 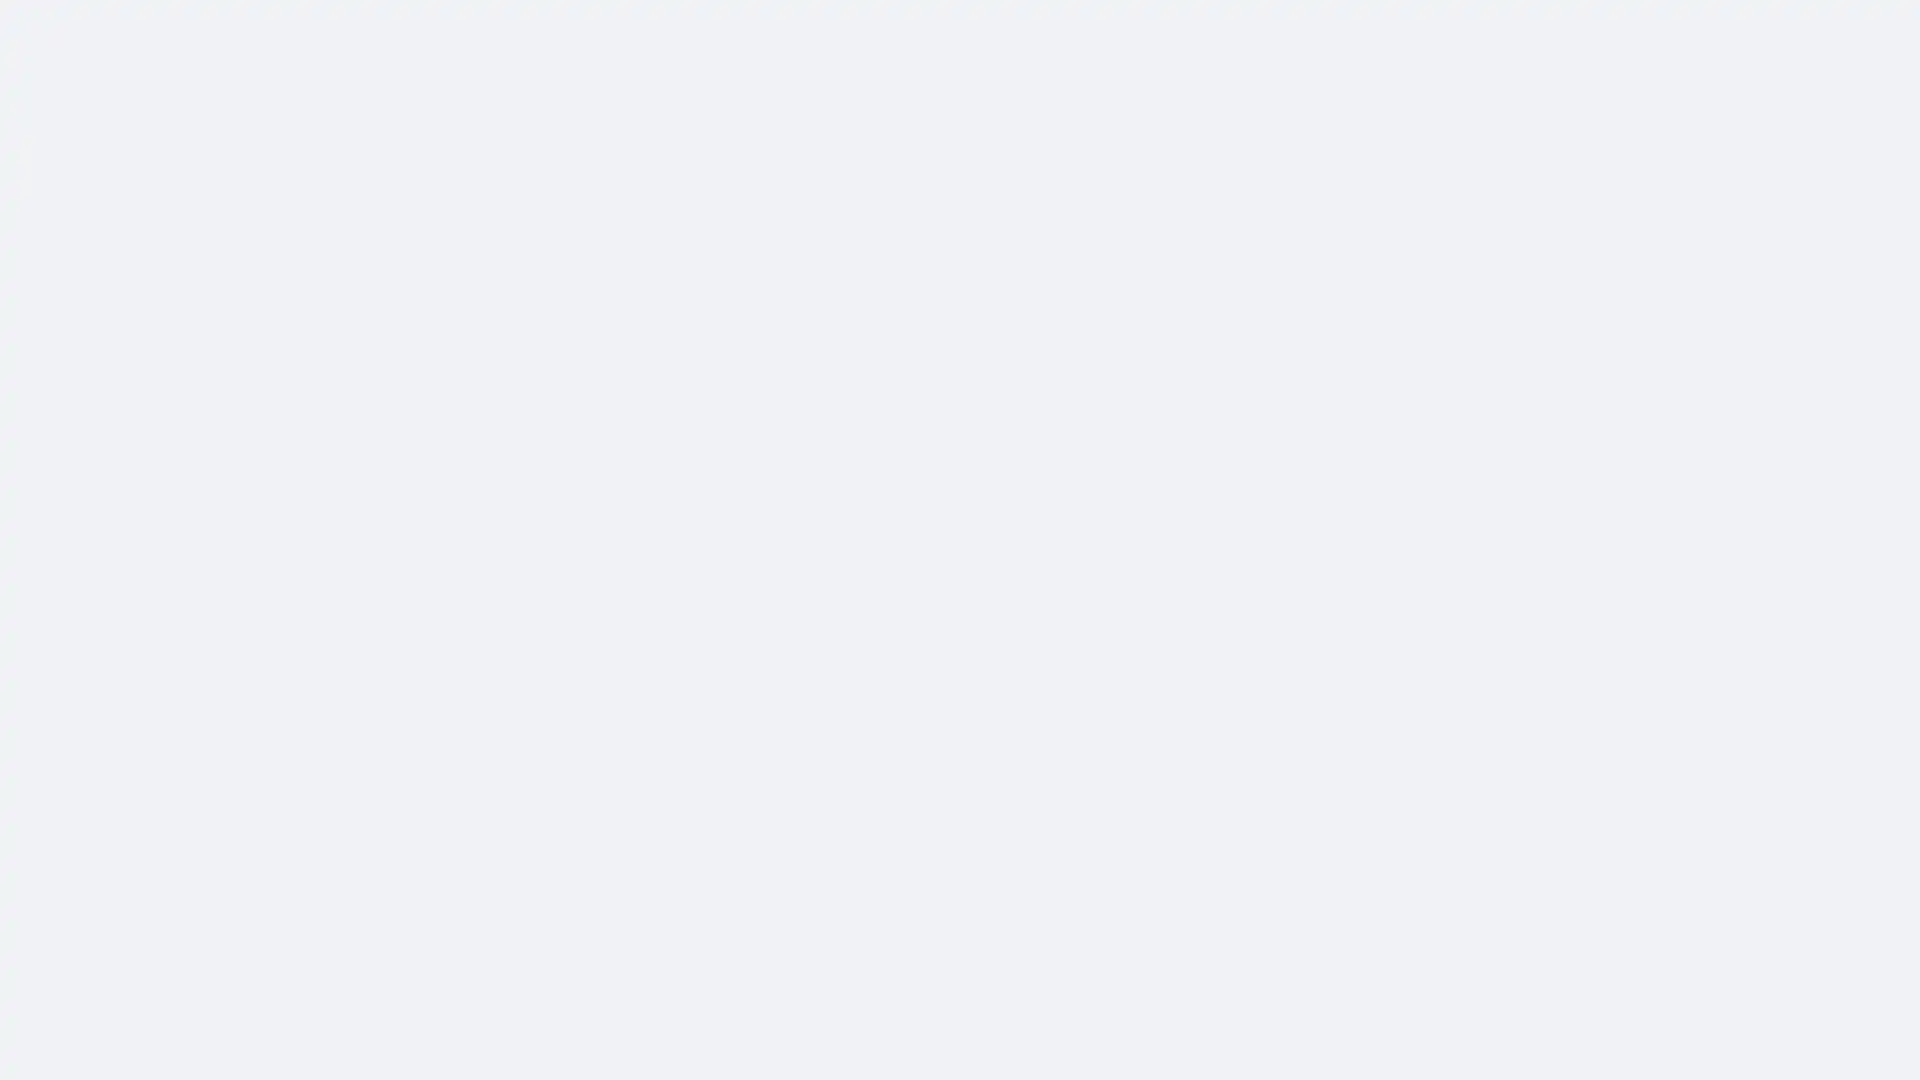 What do you see at coordinates (1304, 1048) in the screenshot?
I see `Share` at bounding box center [1304, 1048].